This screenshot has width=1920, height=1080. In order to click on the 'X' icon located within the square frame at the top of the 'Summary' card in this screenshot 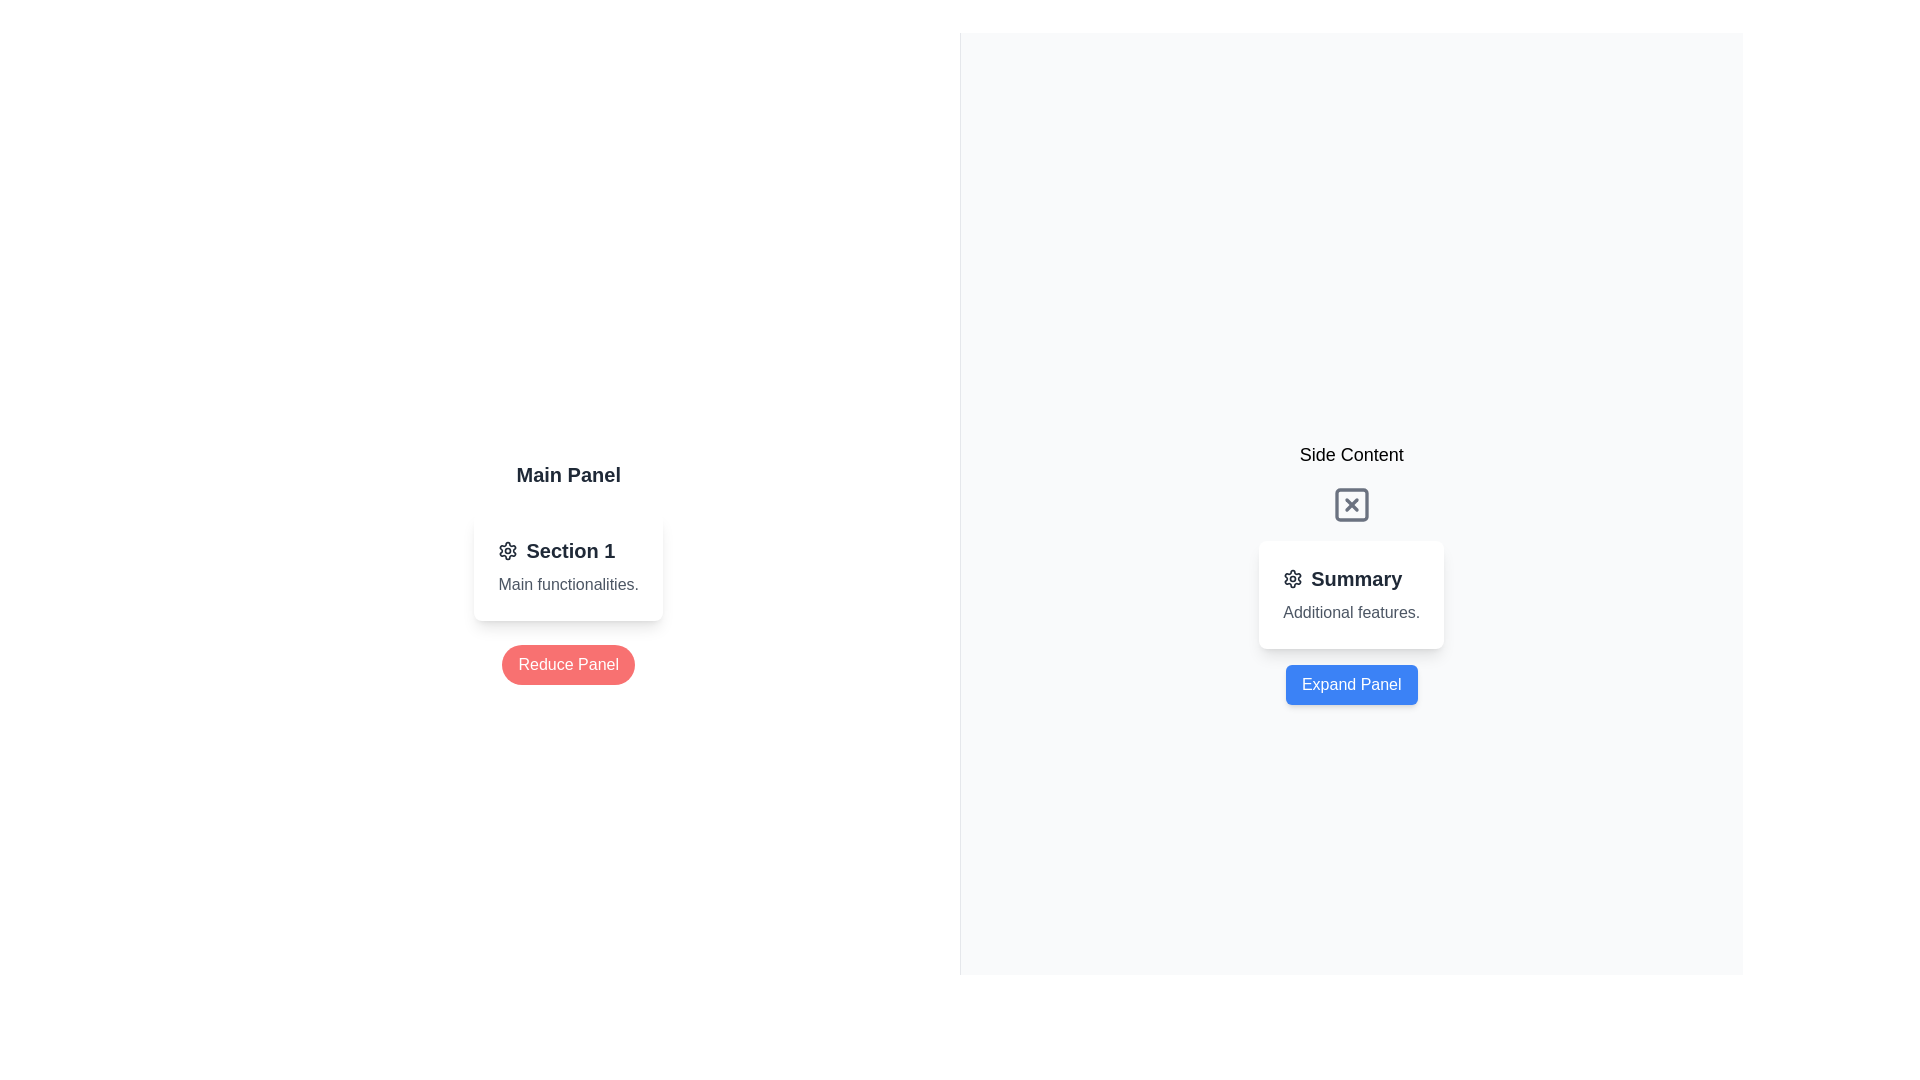, I will do `click(1351, 504)`.